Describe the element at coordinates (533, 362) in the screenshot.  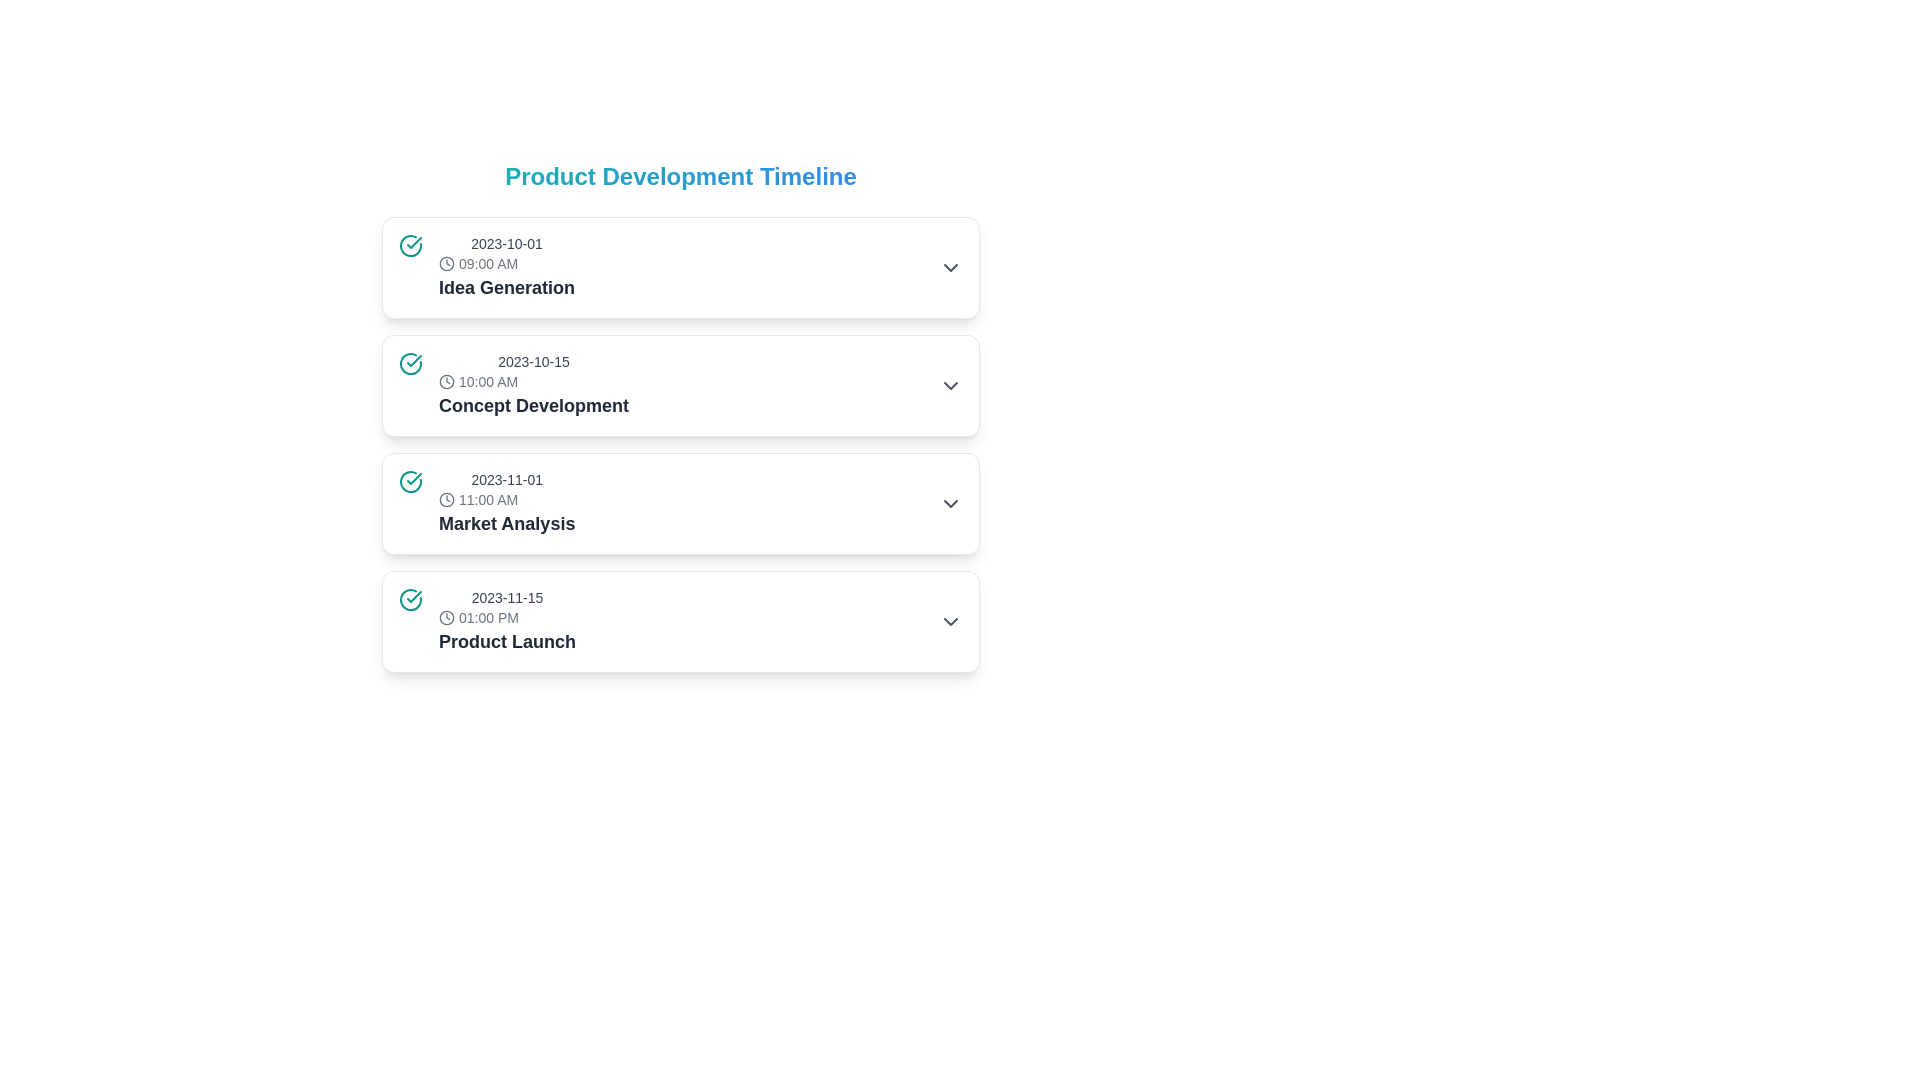
I see `the Text label that communicates the date associated with the 'Concept Development' event, located above the '10:00 AM' time entry and to the left of the circular clock icon` at that location.